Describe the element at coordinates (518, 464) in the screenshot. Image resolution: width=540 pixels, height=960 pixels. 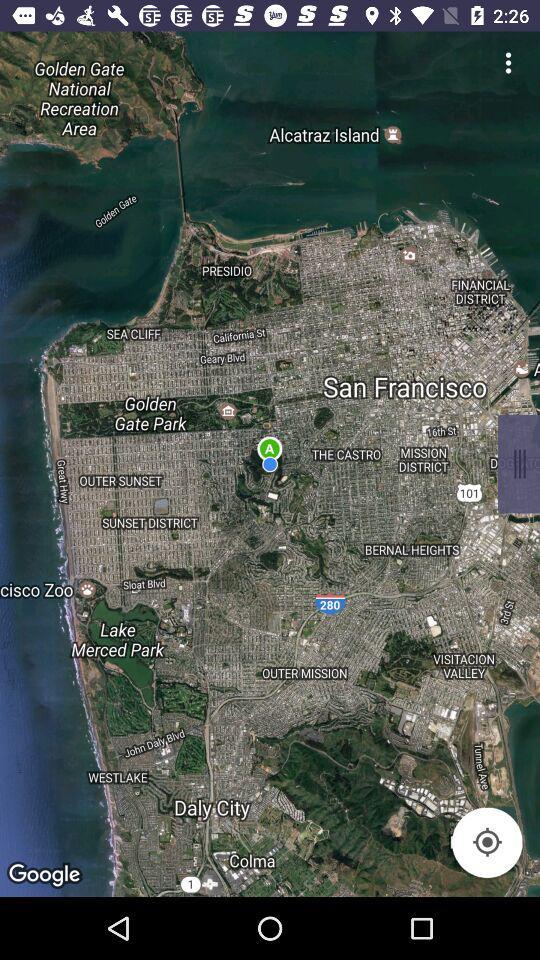
I see `open context menu` at that location.